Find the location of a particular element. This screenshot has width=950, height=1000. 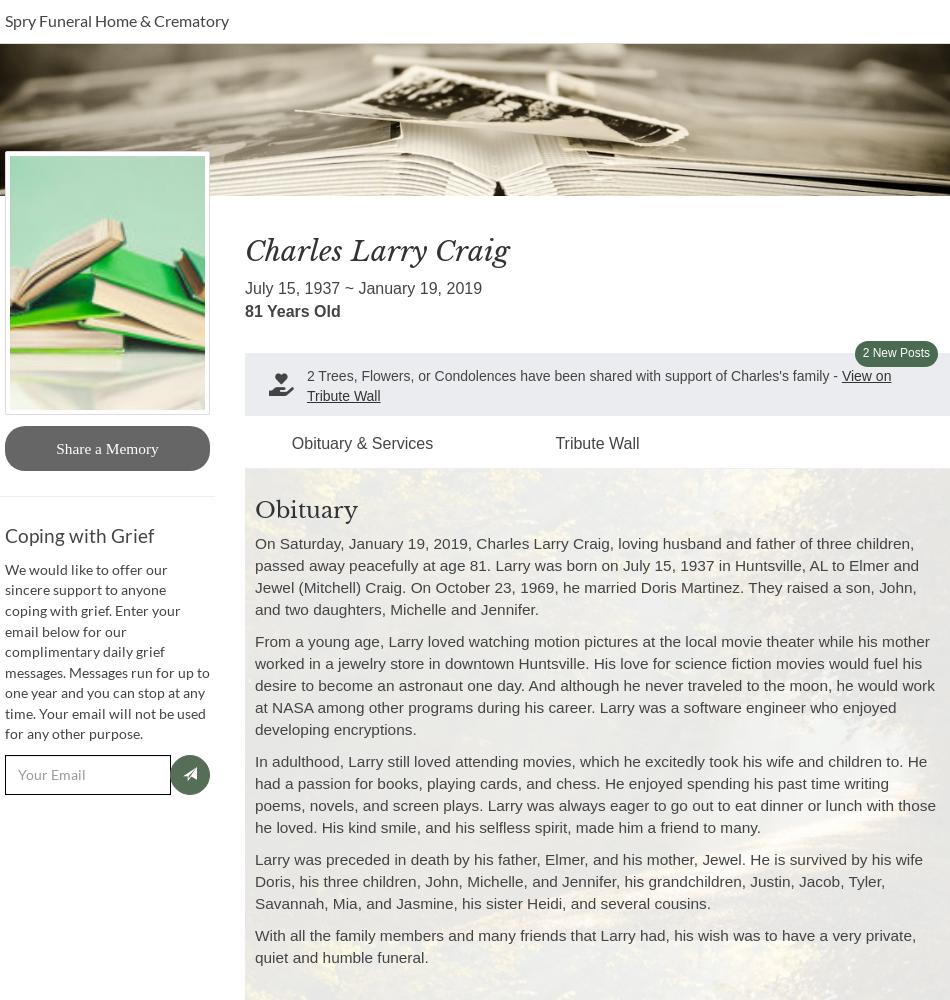

'July 15, 1937' is located at coordinates (244, 287).